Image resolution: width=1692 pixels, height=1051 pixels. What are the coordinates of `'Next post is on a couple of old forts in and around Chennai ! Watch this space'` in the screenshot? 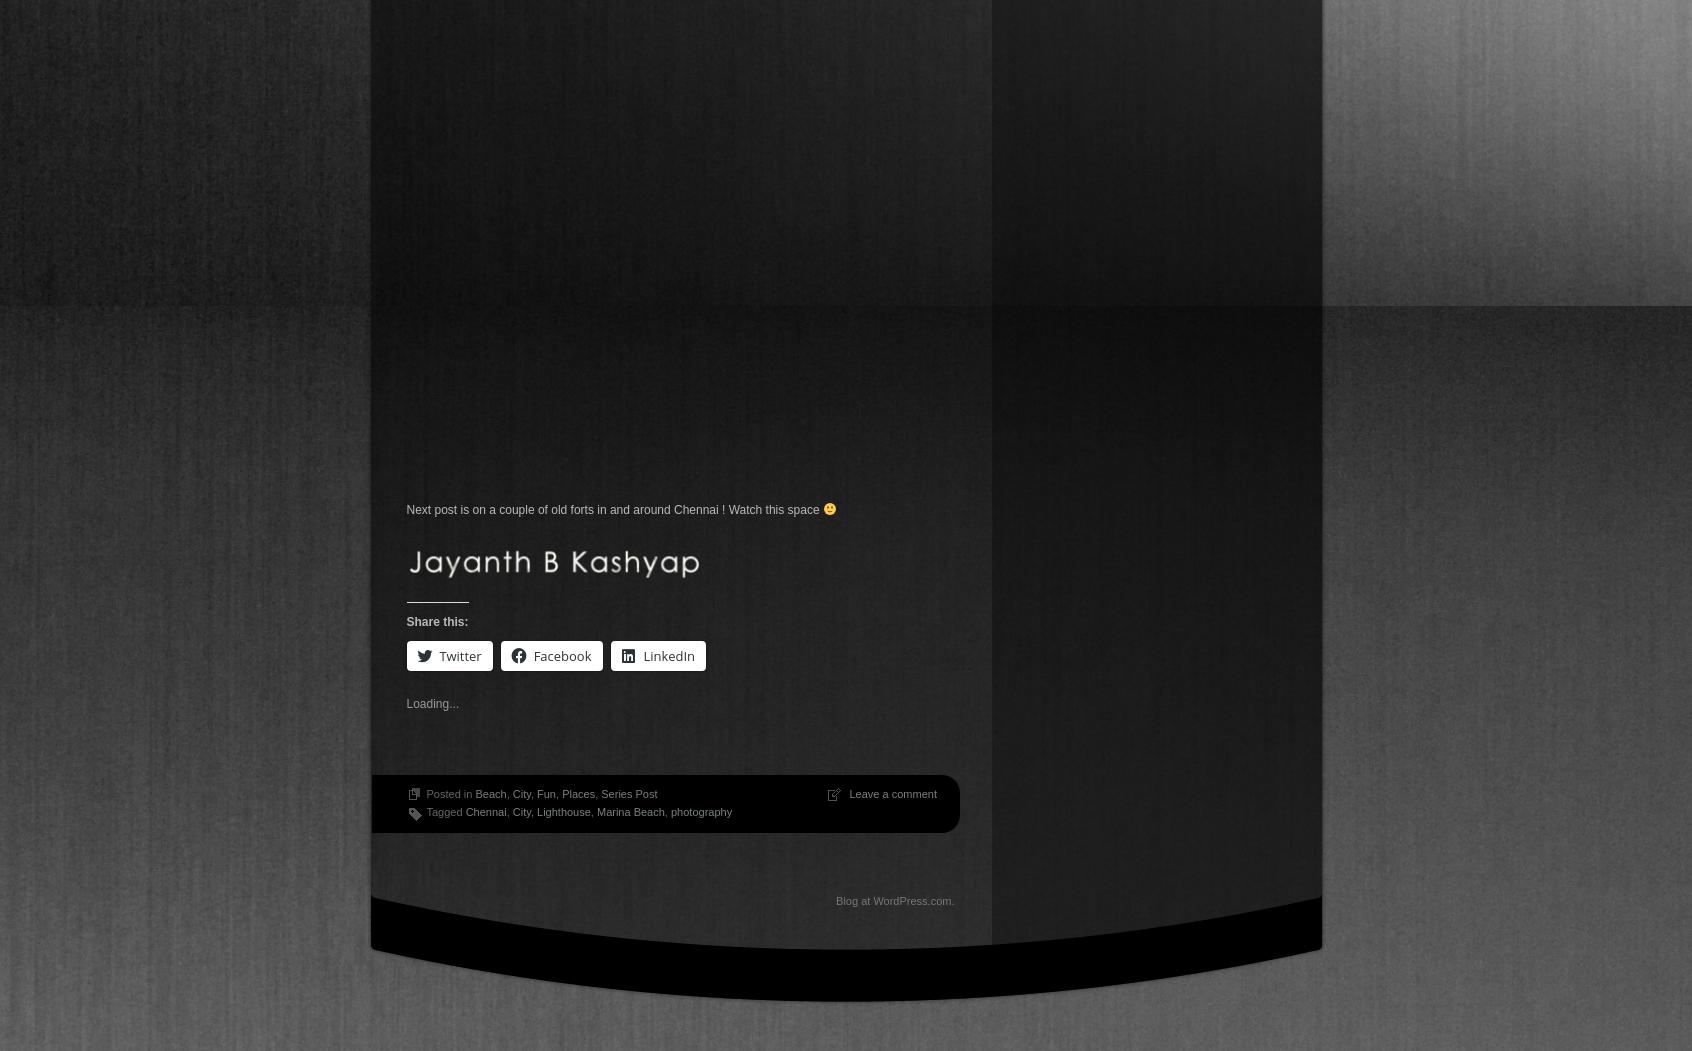 It's located at (613, 508).